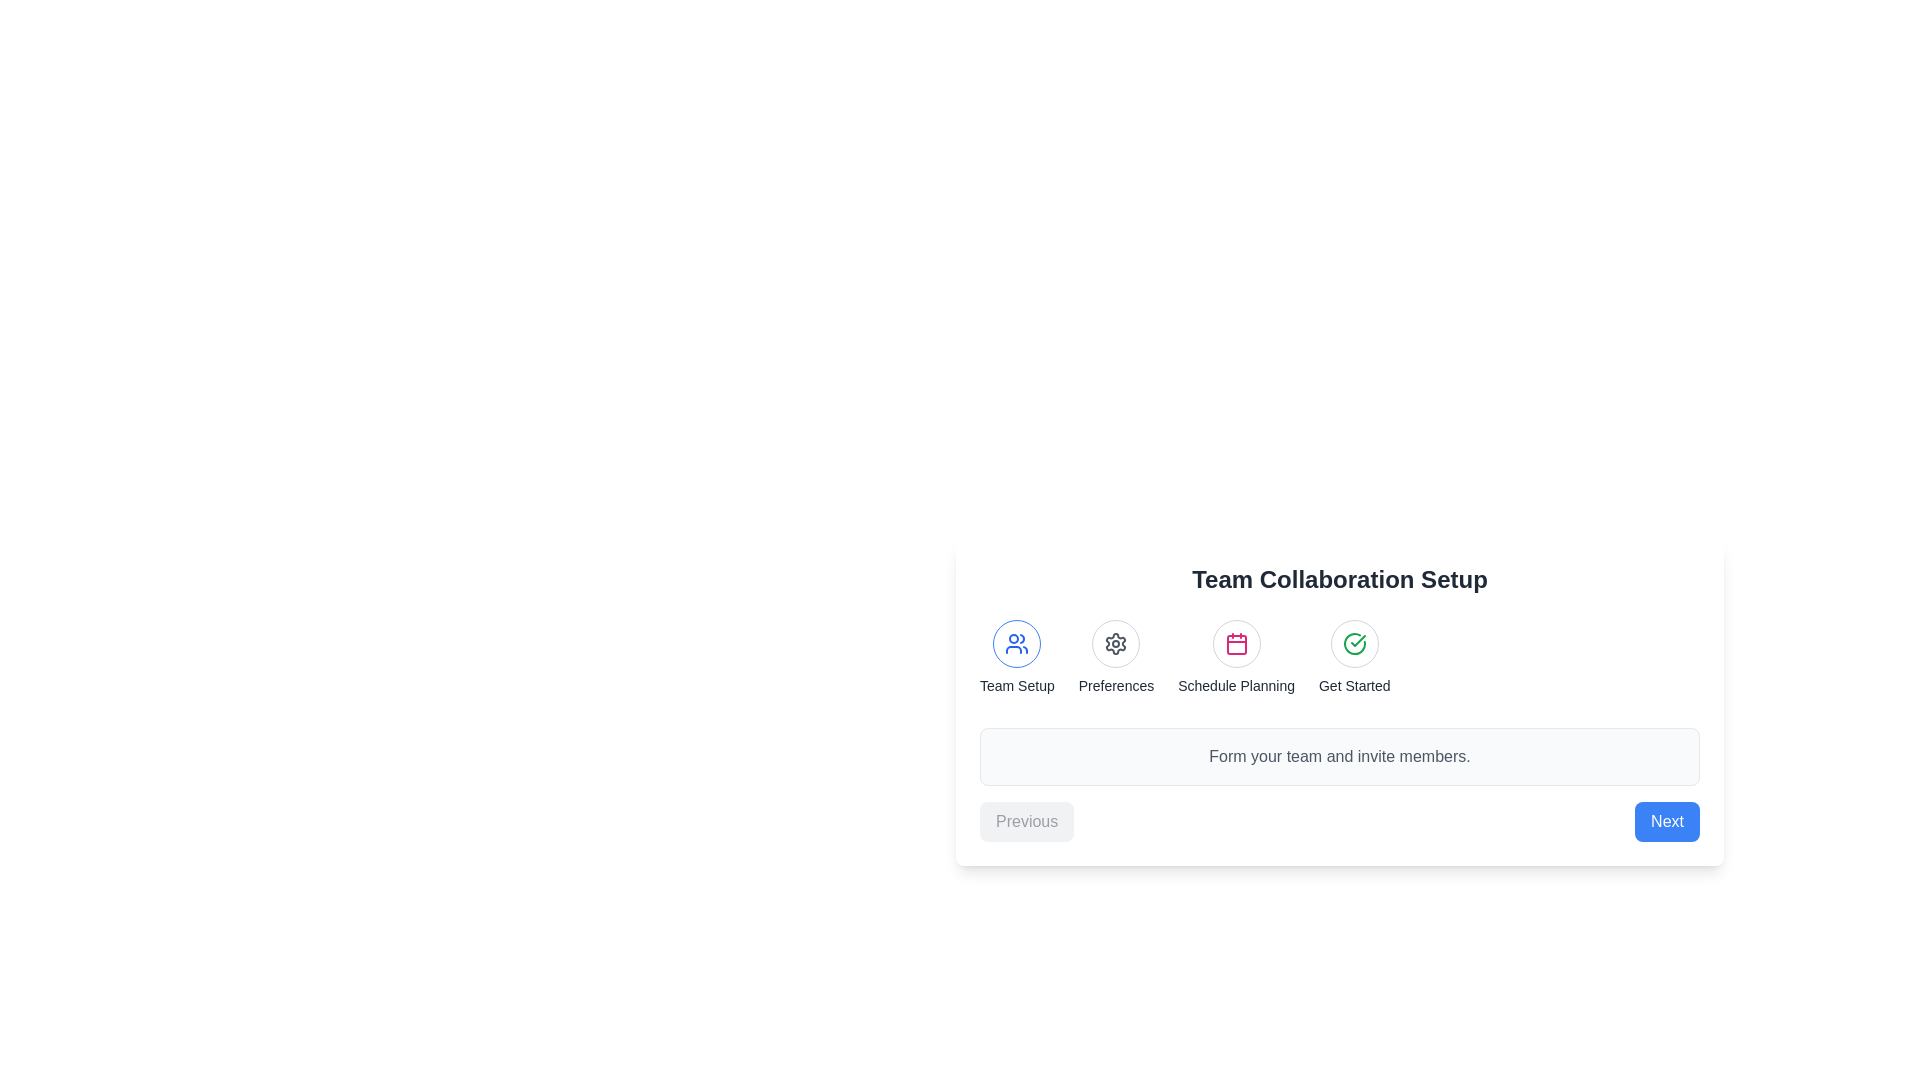 This screenshot has height=1080, width=1920. Describe the element at coordinates (1235, 685) in the screenshot. I see `static text label indicating 'Schedule Planning' located directly below the calendar icon, which is the third section in a group of items including 'Team Setup,' 'Preferences,' and 'Get Started.'` at that location.